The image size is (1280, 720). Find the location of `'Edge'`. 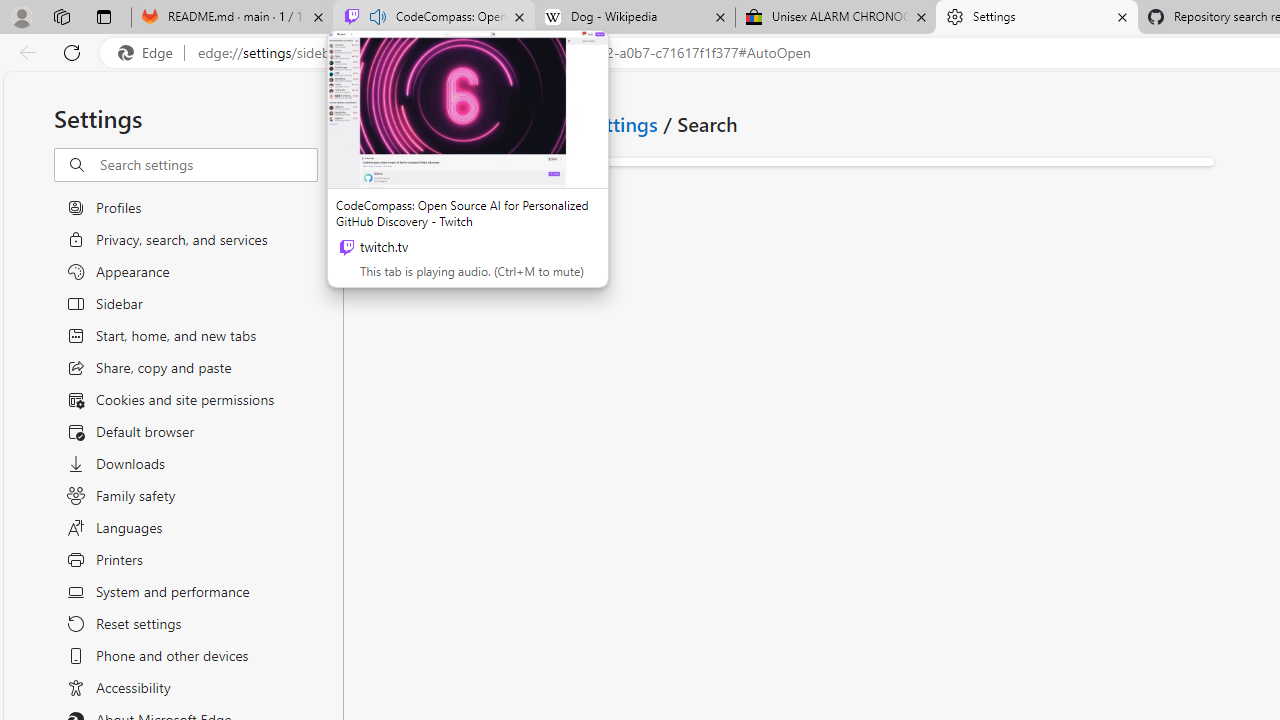

'Edge' is located at coordinates (149, 52).